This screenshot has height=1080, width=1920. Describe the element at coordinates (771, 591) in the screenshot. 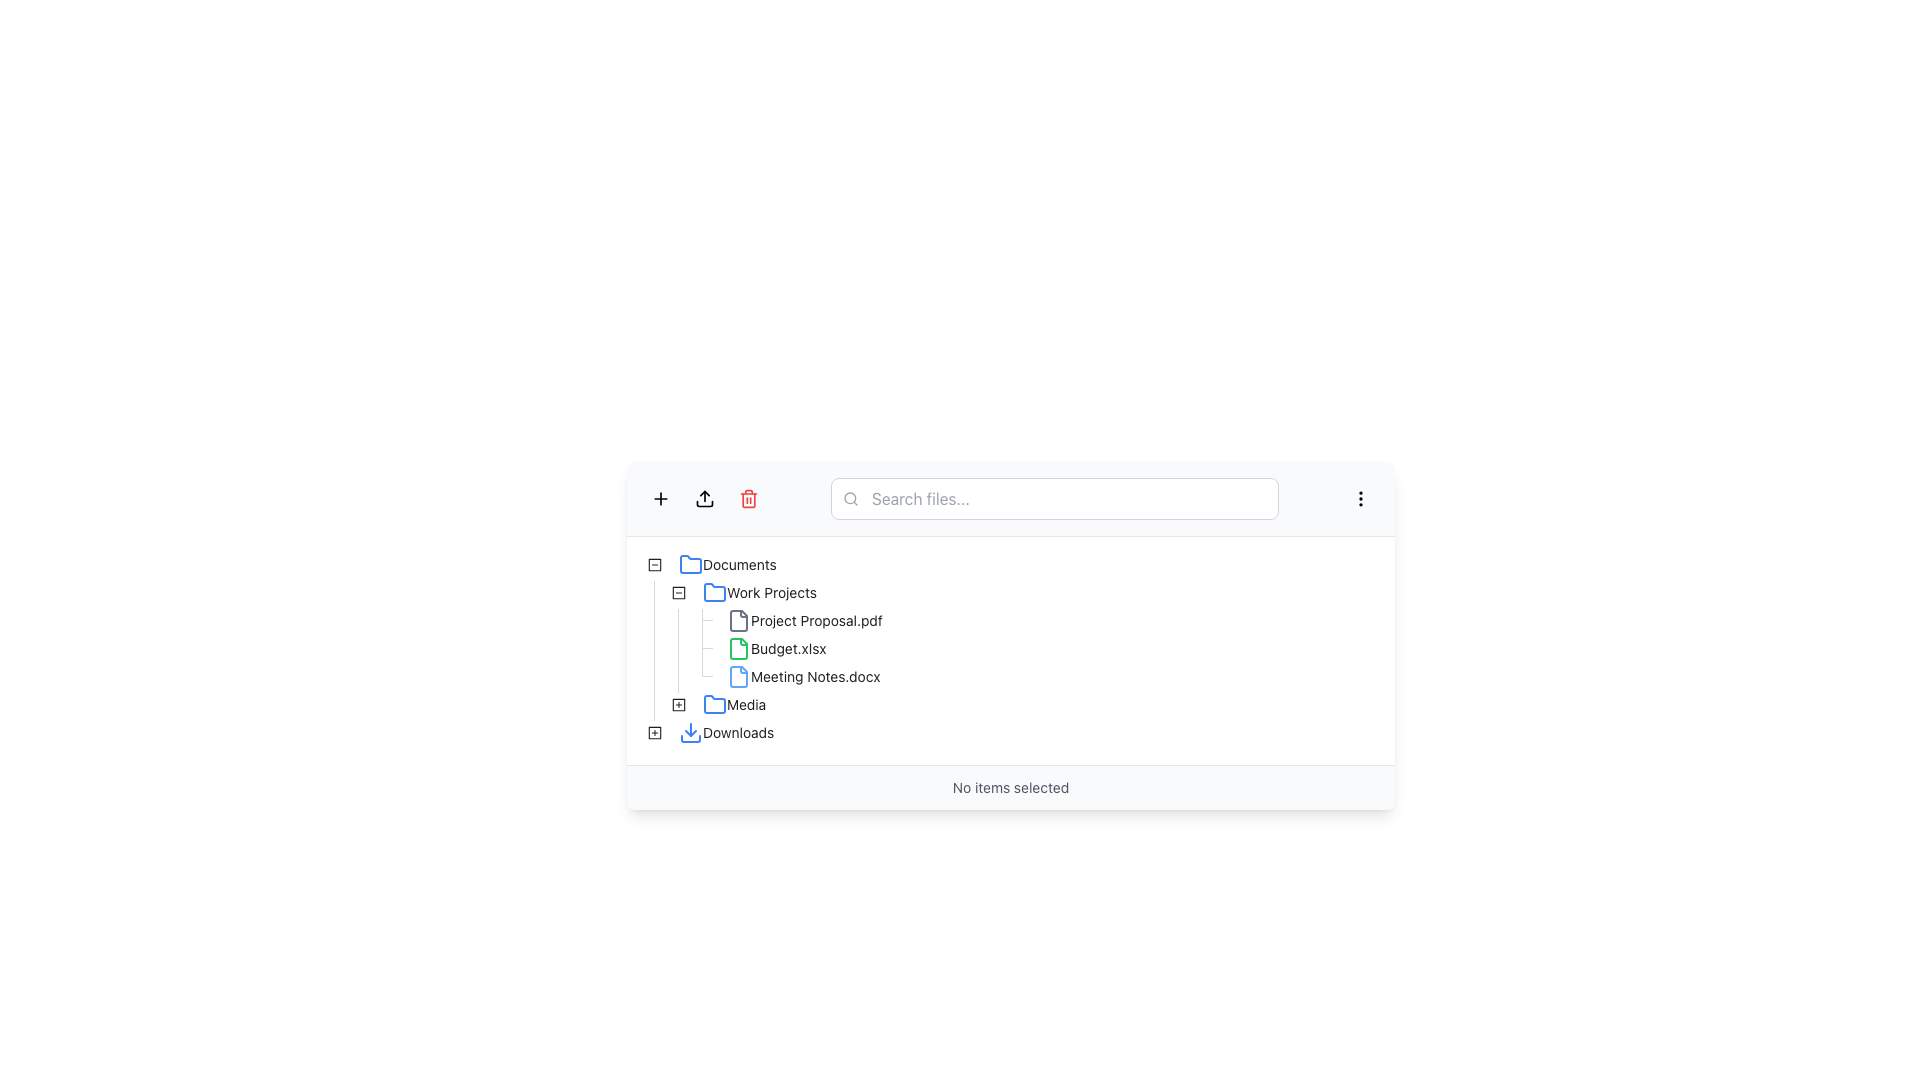

I see `the 'Work Projects' text label in the folder tree structure` at that location.